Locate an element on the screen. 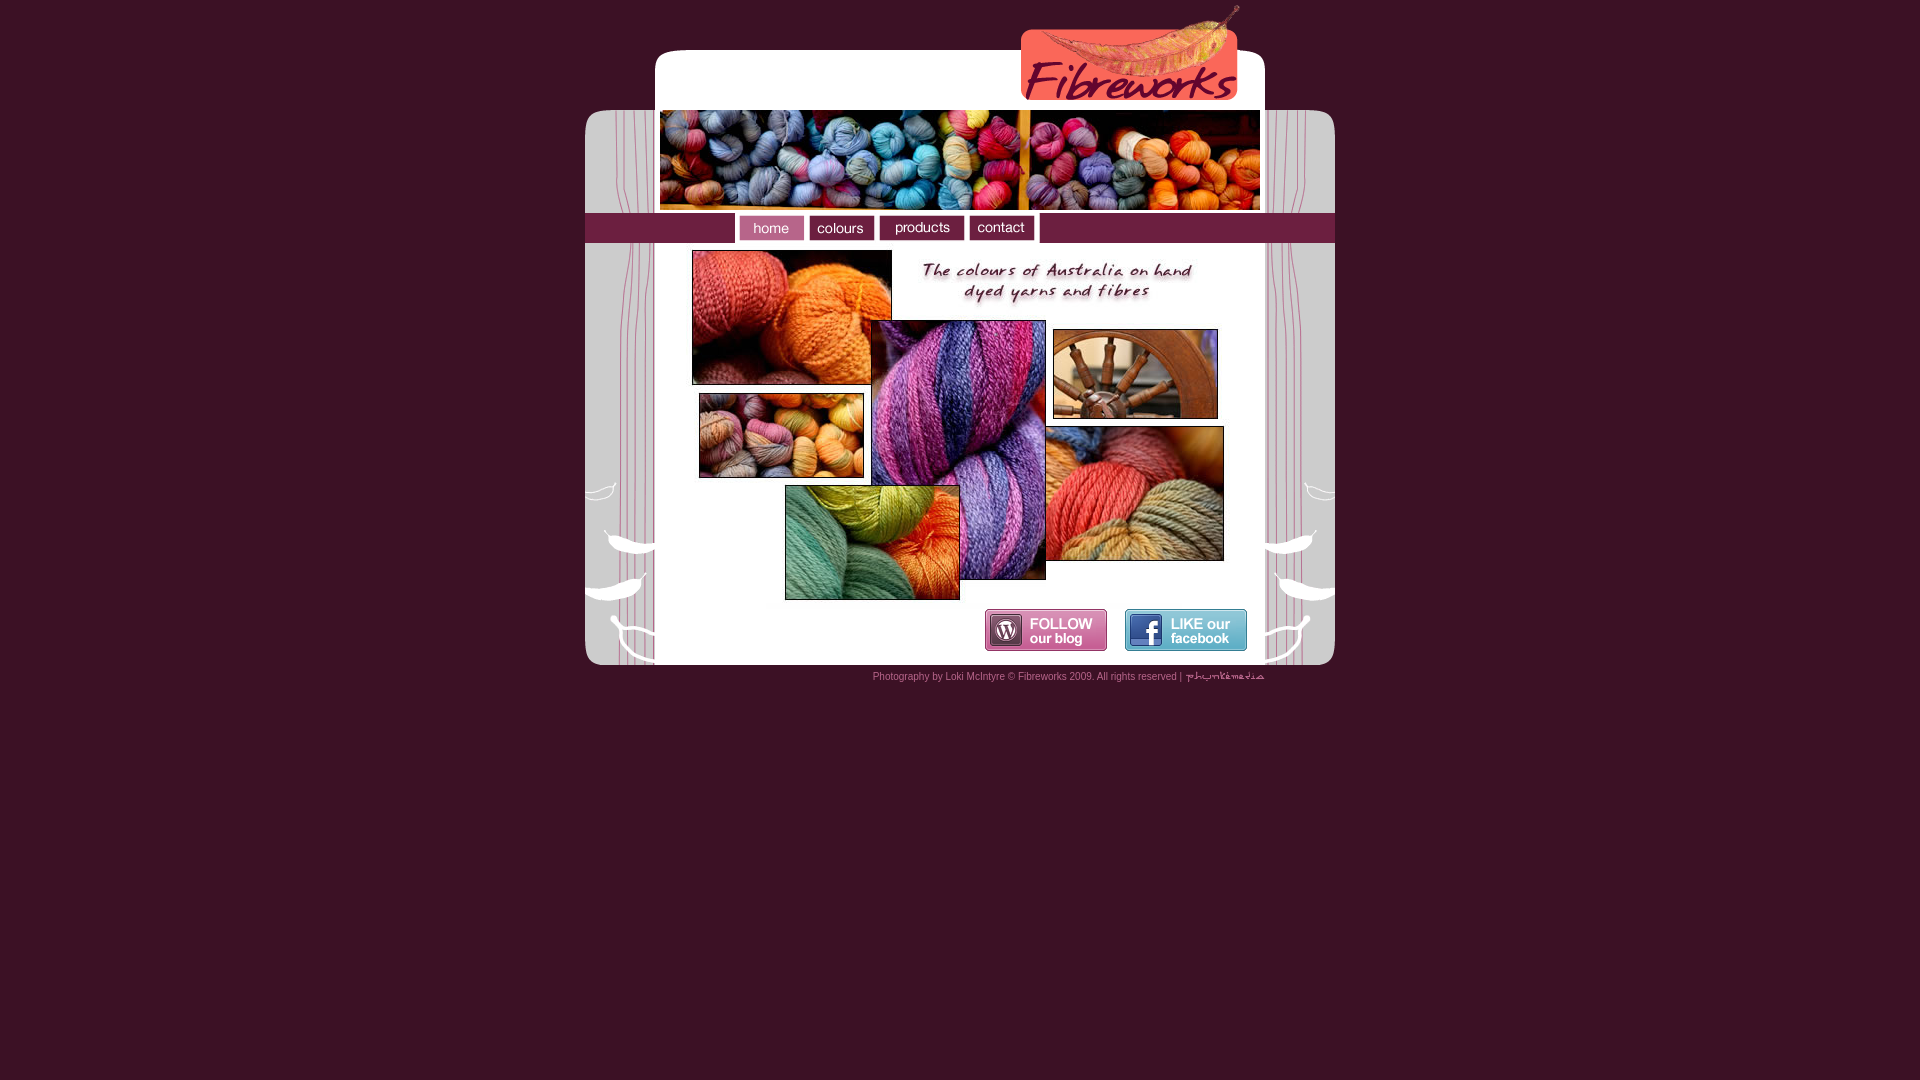 This screenshot has height=1080, width=1920. 'Fibreworks products' is located at coordinates (874, 226).